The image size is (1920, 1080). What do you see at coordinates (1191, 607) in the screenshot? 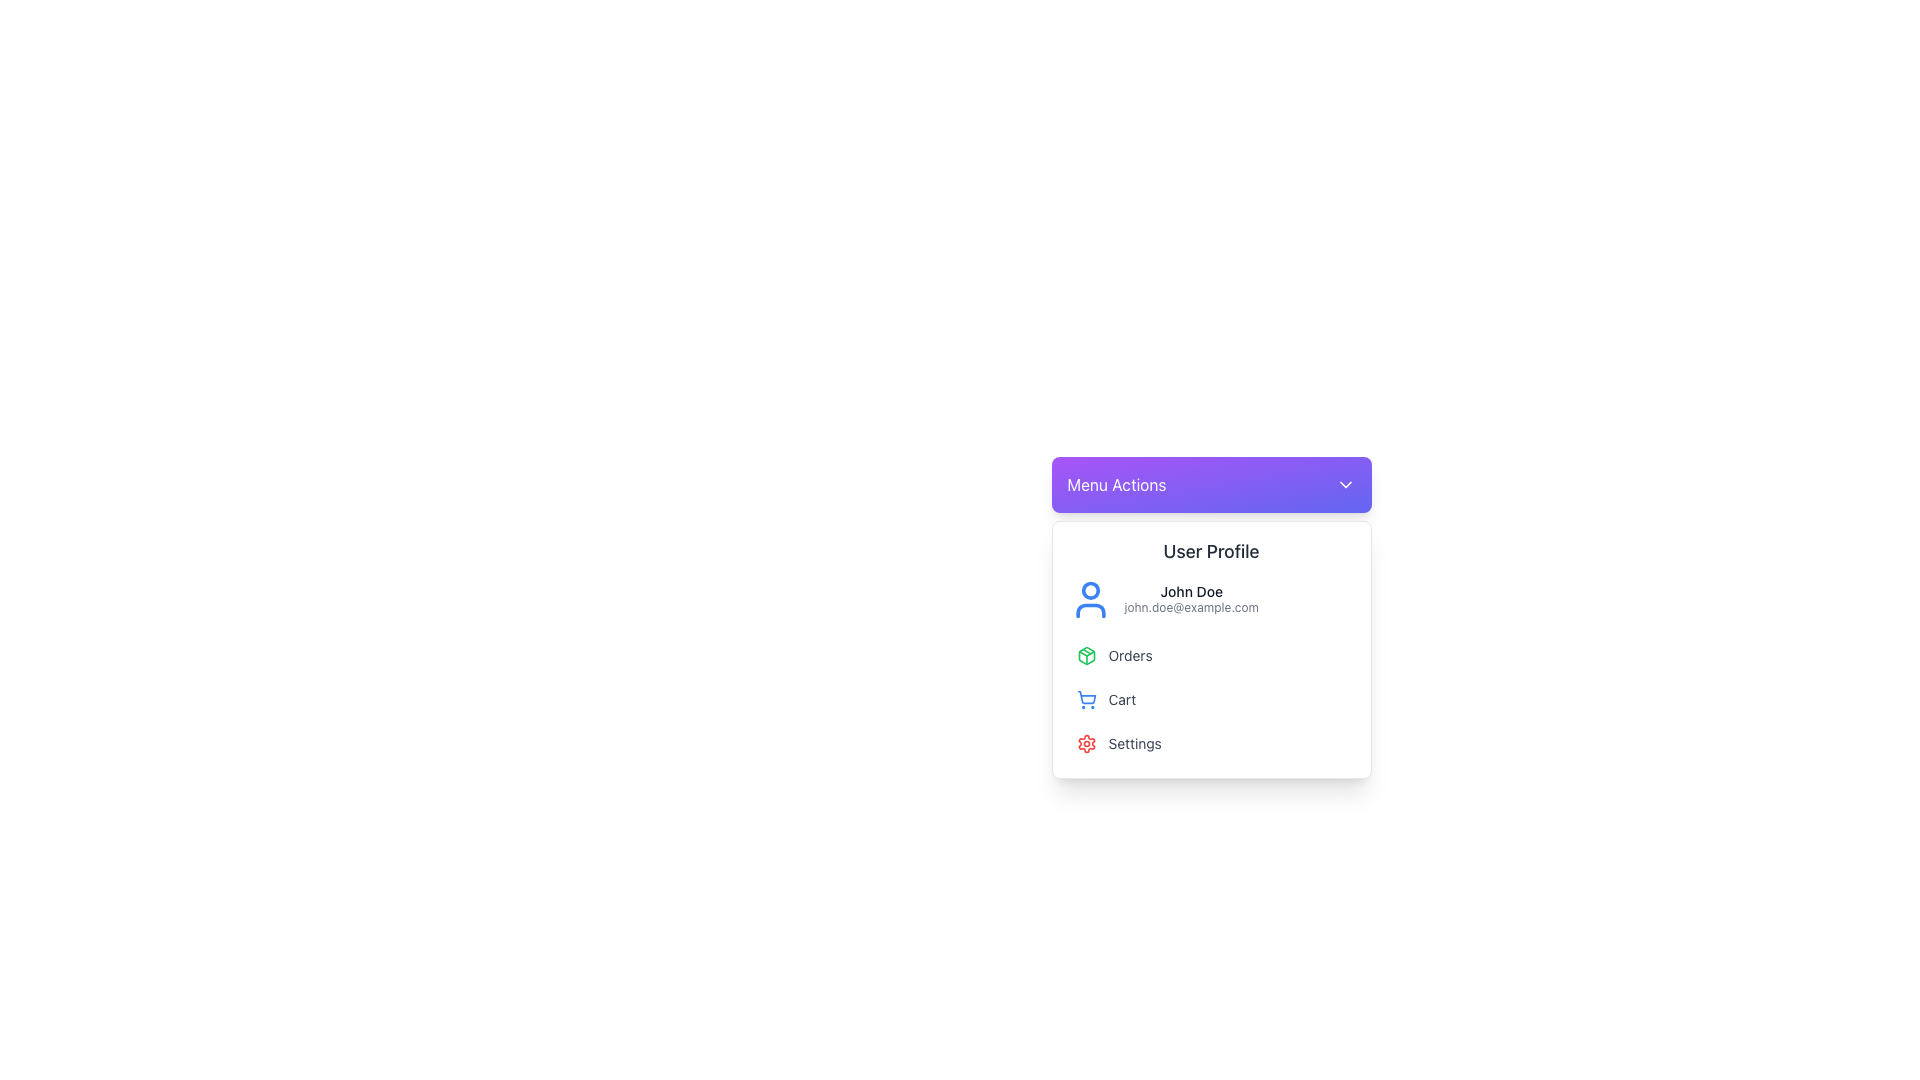
I see `the Text Display element showing the email address beneath the name 'John Doe' in the user profile card` at bounding box center [1191, 607].